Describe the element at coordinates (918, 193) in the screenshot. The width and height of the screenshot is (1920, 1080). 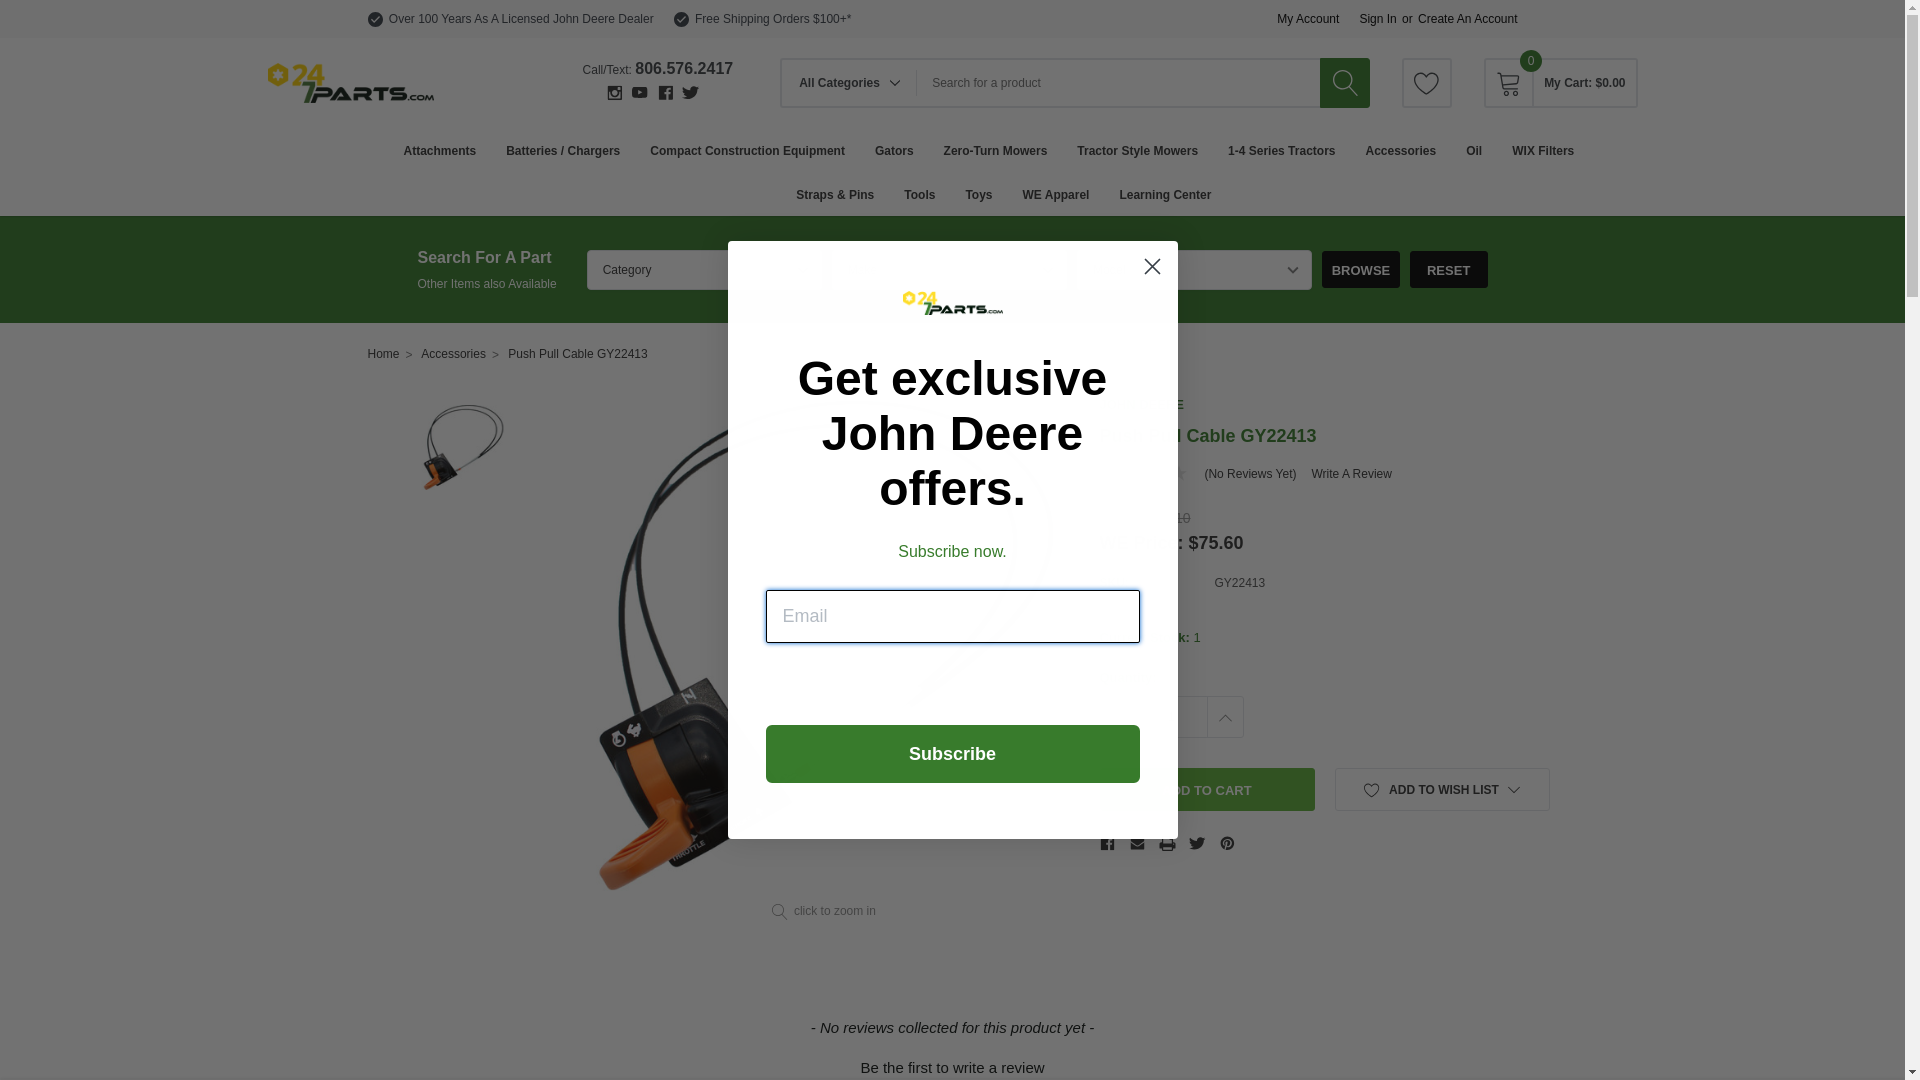
I see `'Tools'` at that location.